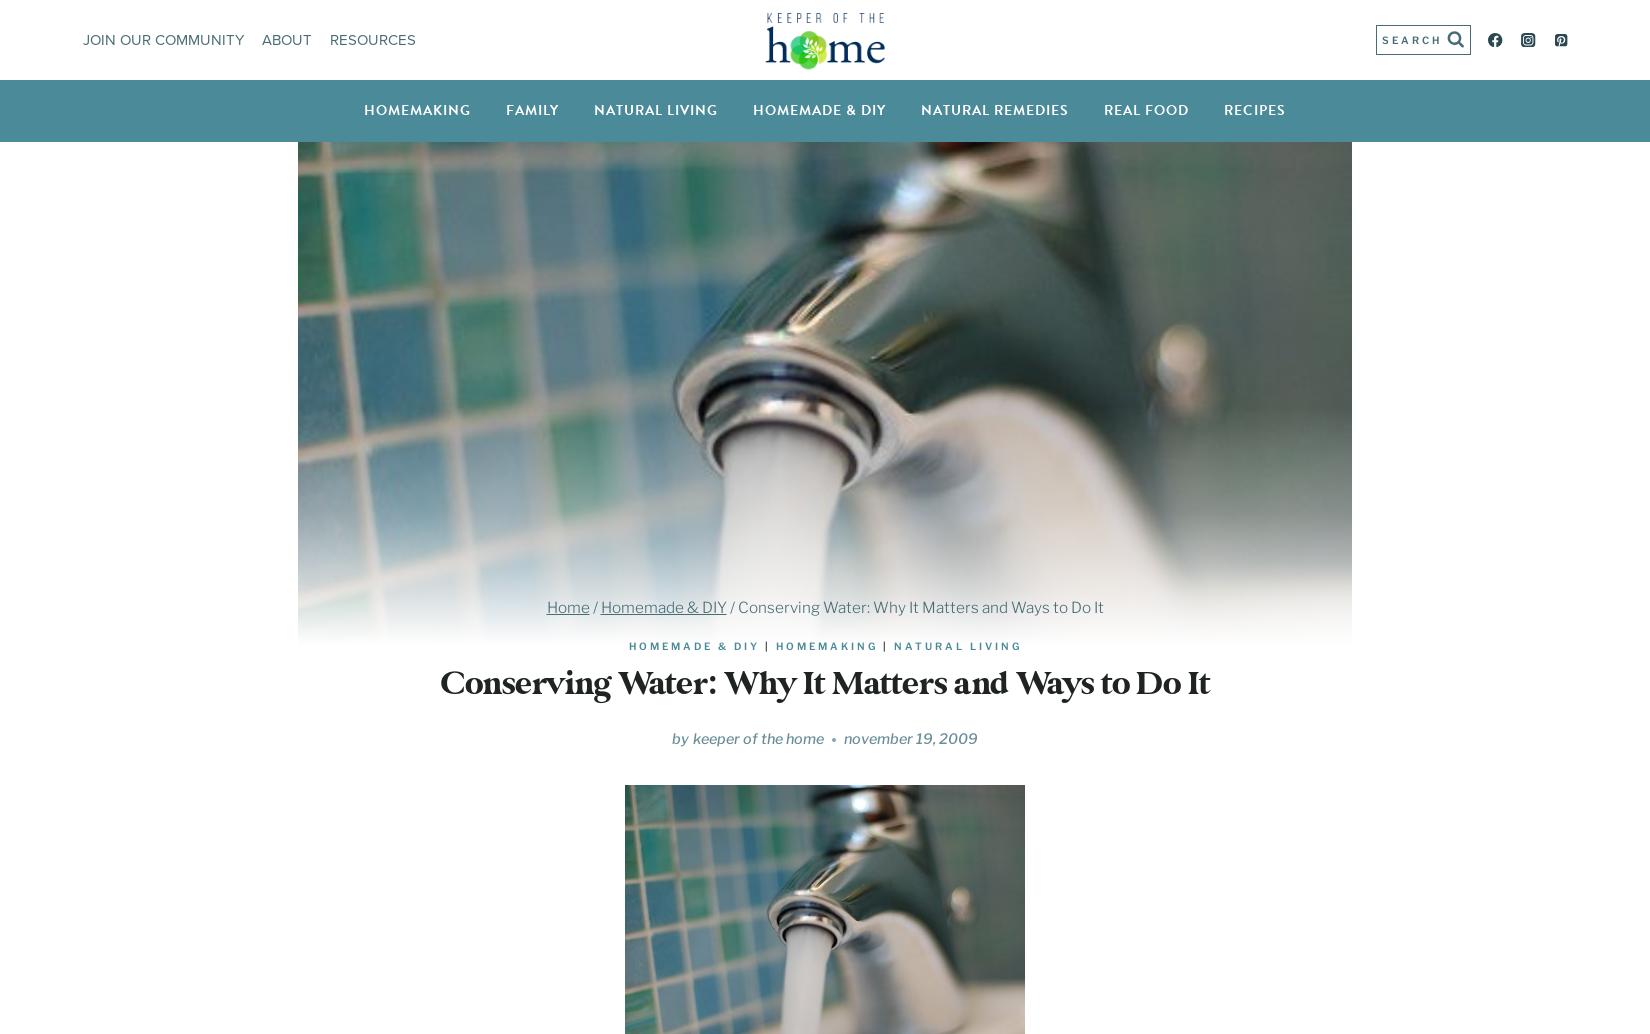 This screenshot has width=1650, height=1034. I want to click on 'November 19, 2009', so click(909, 737).